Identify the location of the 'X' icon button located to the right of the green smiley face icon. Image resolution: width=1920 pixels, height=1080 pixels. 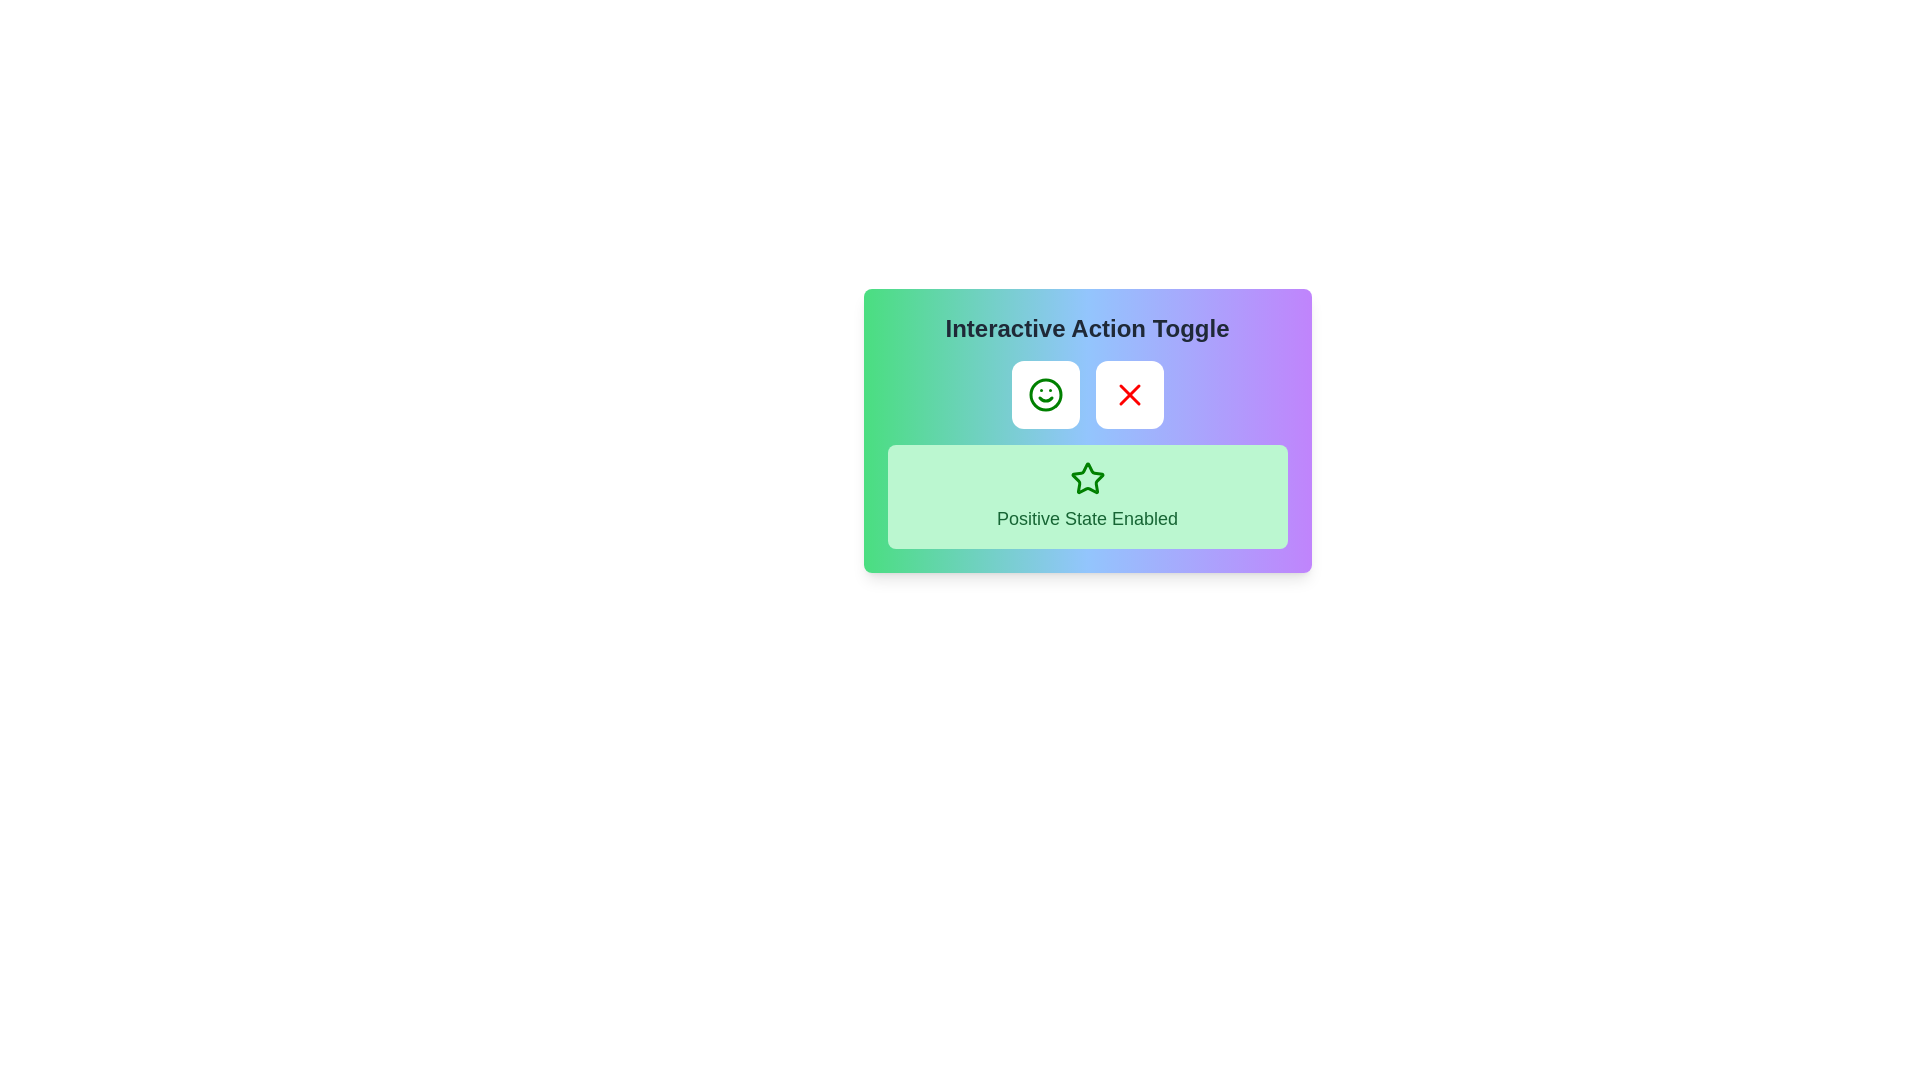
(1129, 394).